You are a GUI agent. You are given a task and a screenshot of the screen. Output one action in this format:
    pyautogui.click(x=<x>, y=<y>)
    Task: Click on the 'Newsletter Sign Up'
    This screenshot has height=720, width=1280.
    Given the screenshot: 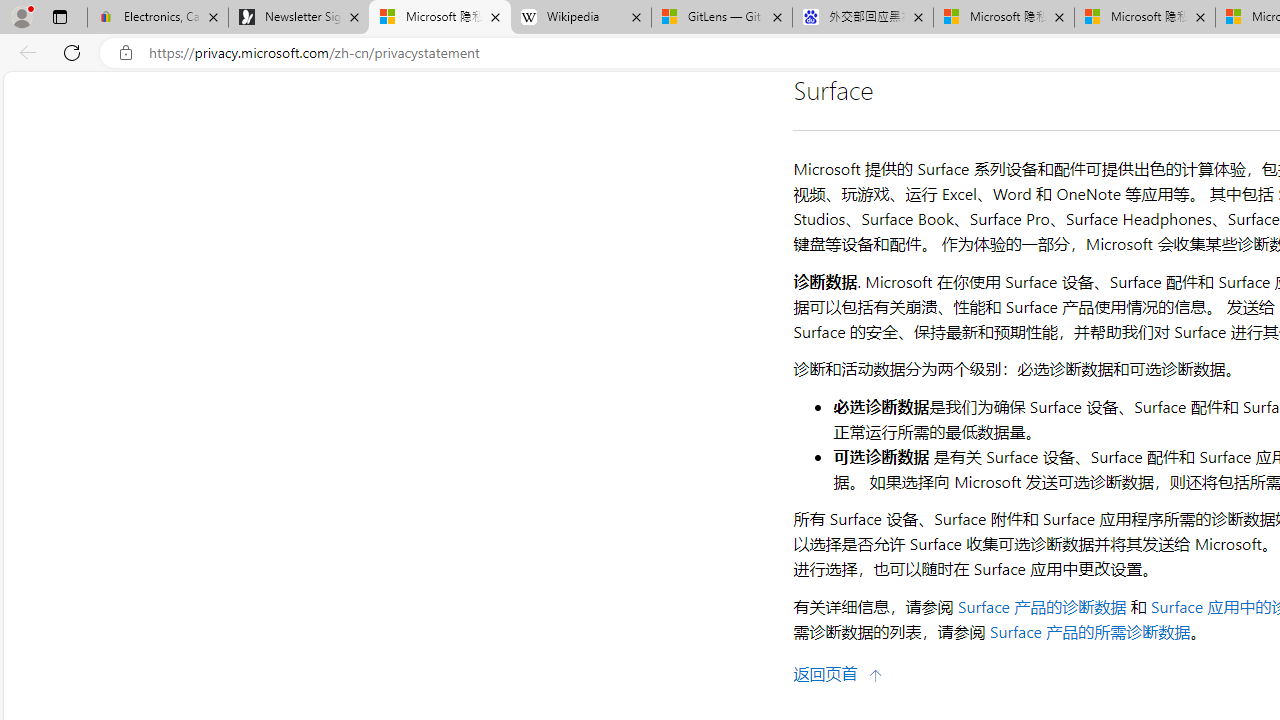 What is the action you would take?
    pyautogui.click(x=297, y=17)
    